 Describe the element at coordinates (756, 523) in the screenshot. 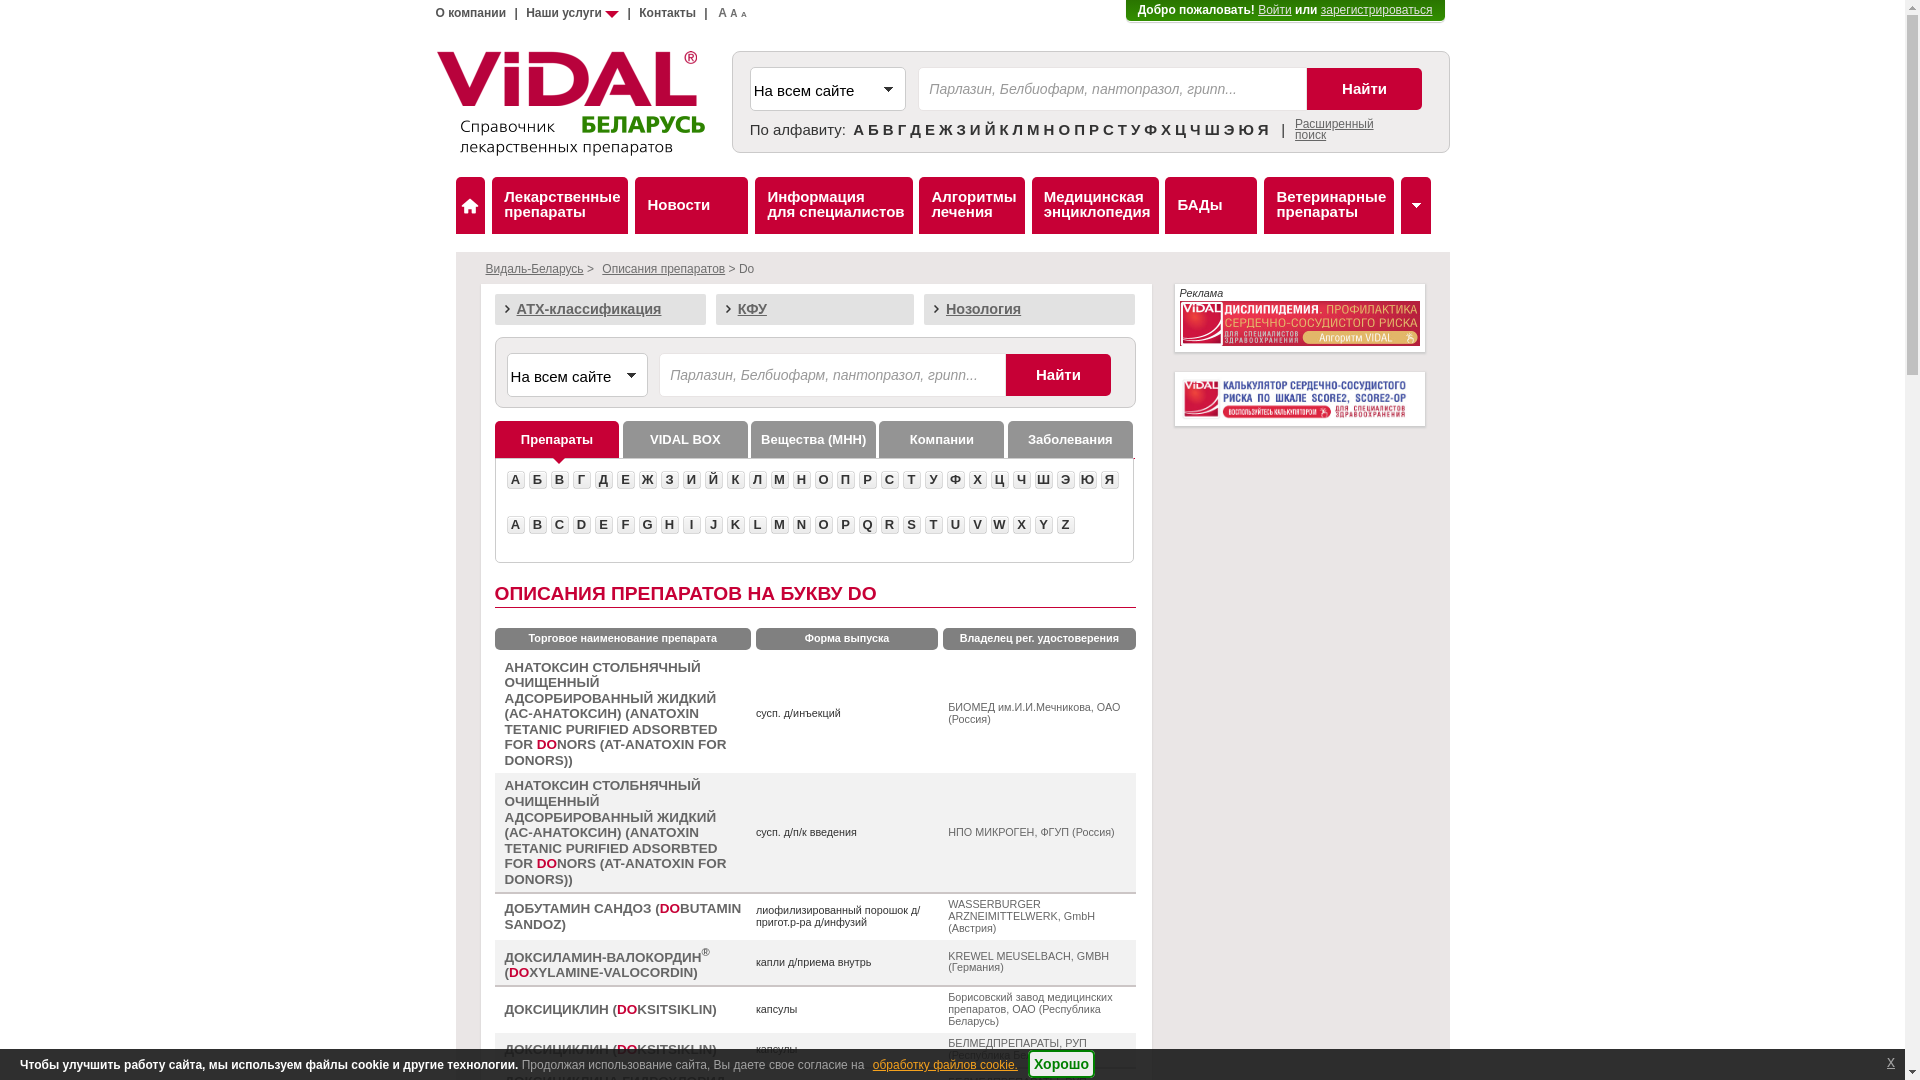

I see `'L'` at that location.